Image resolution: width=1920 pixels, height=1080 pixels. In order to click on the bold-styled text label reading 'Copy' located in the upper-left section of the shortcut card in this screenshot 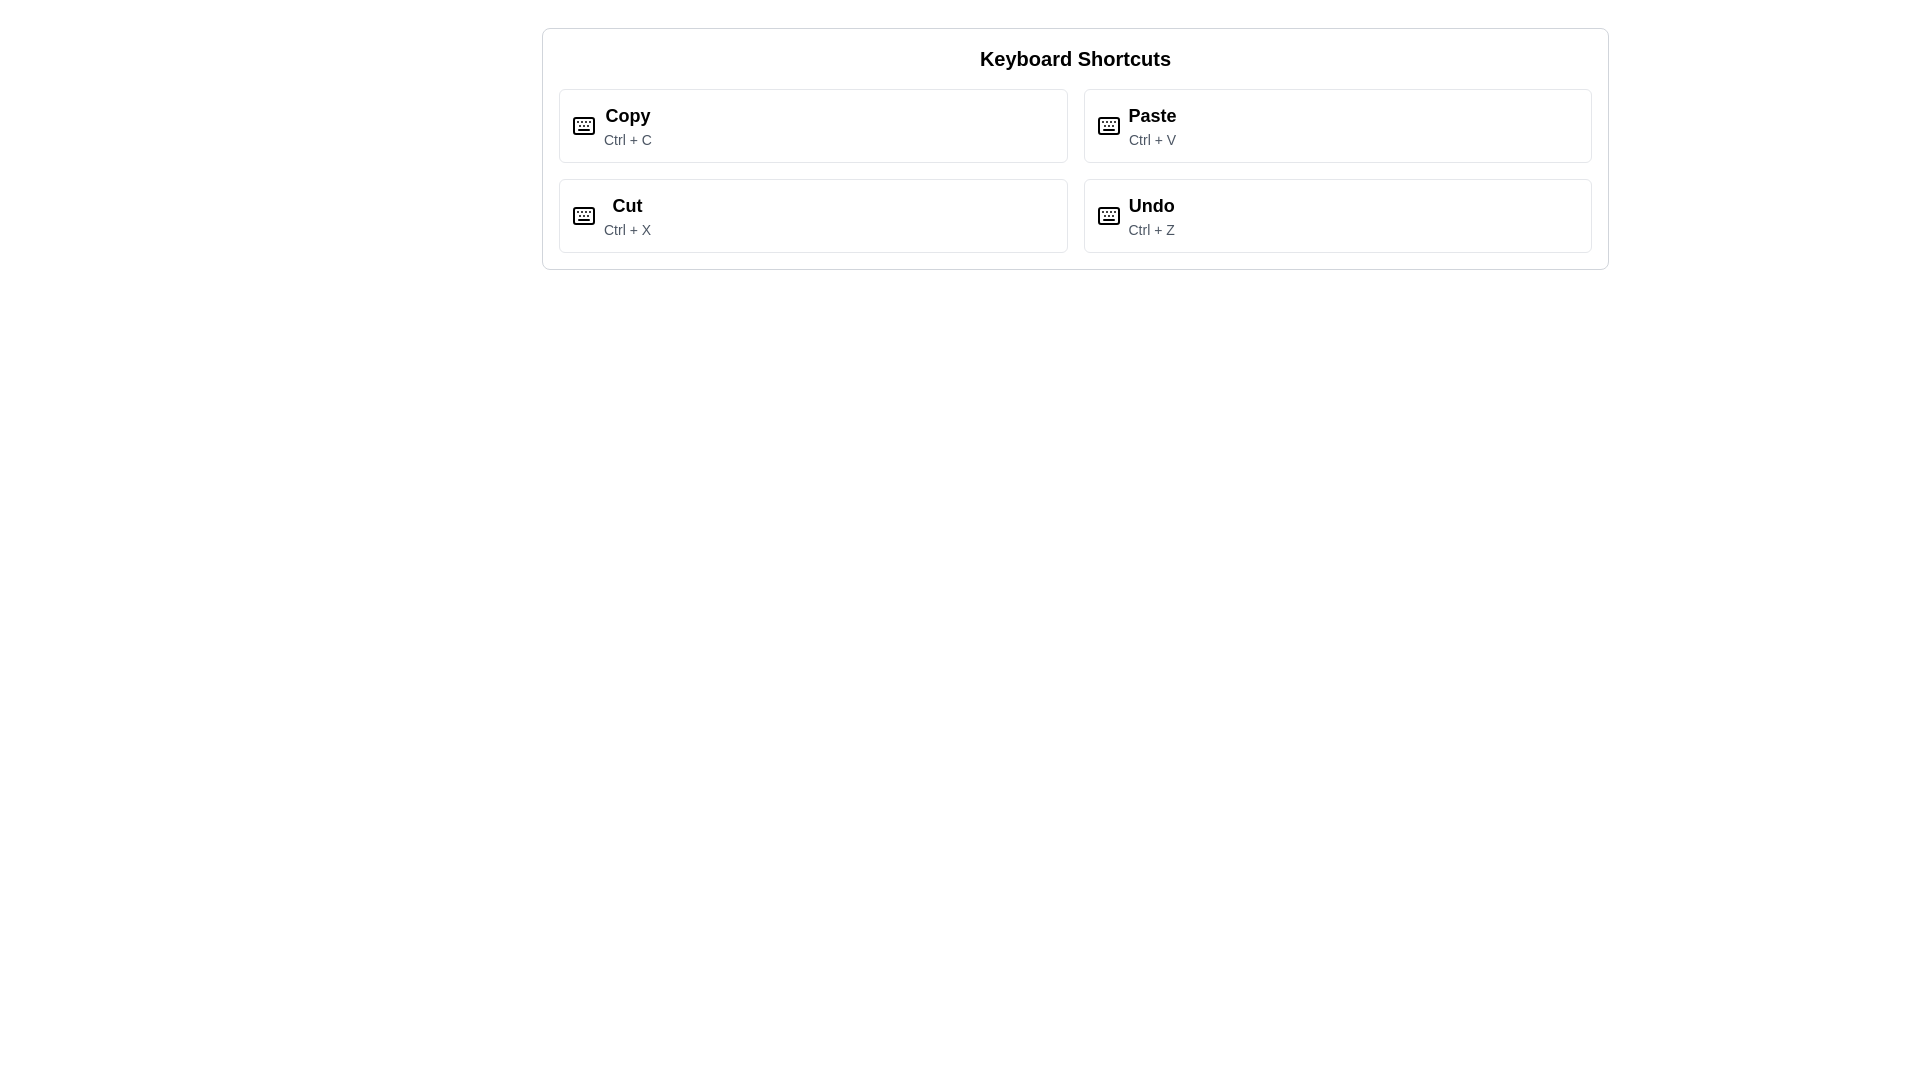, I will do `click(626, 115)`.